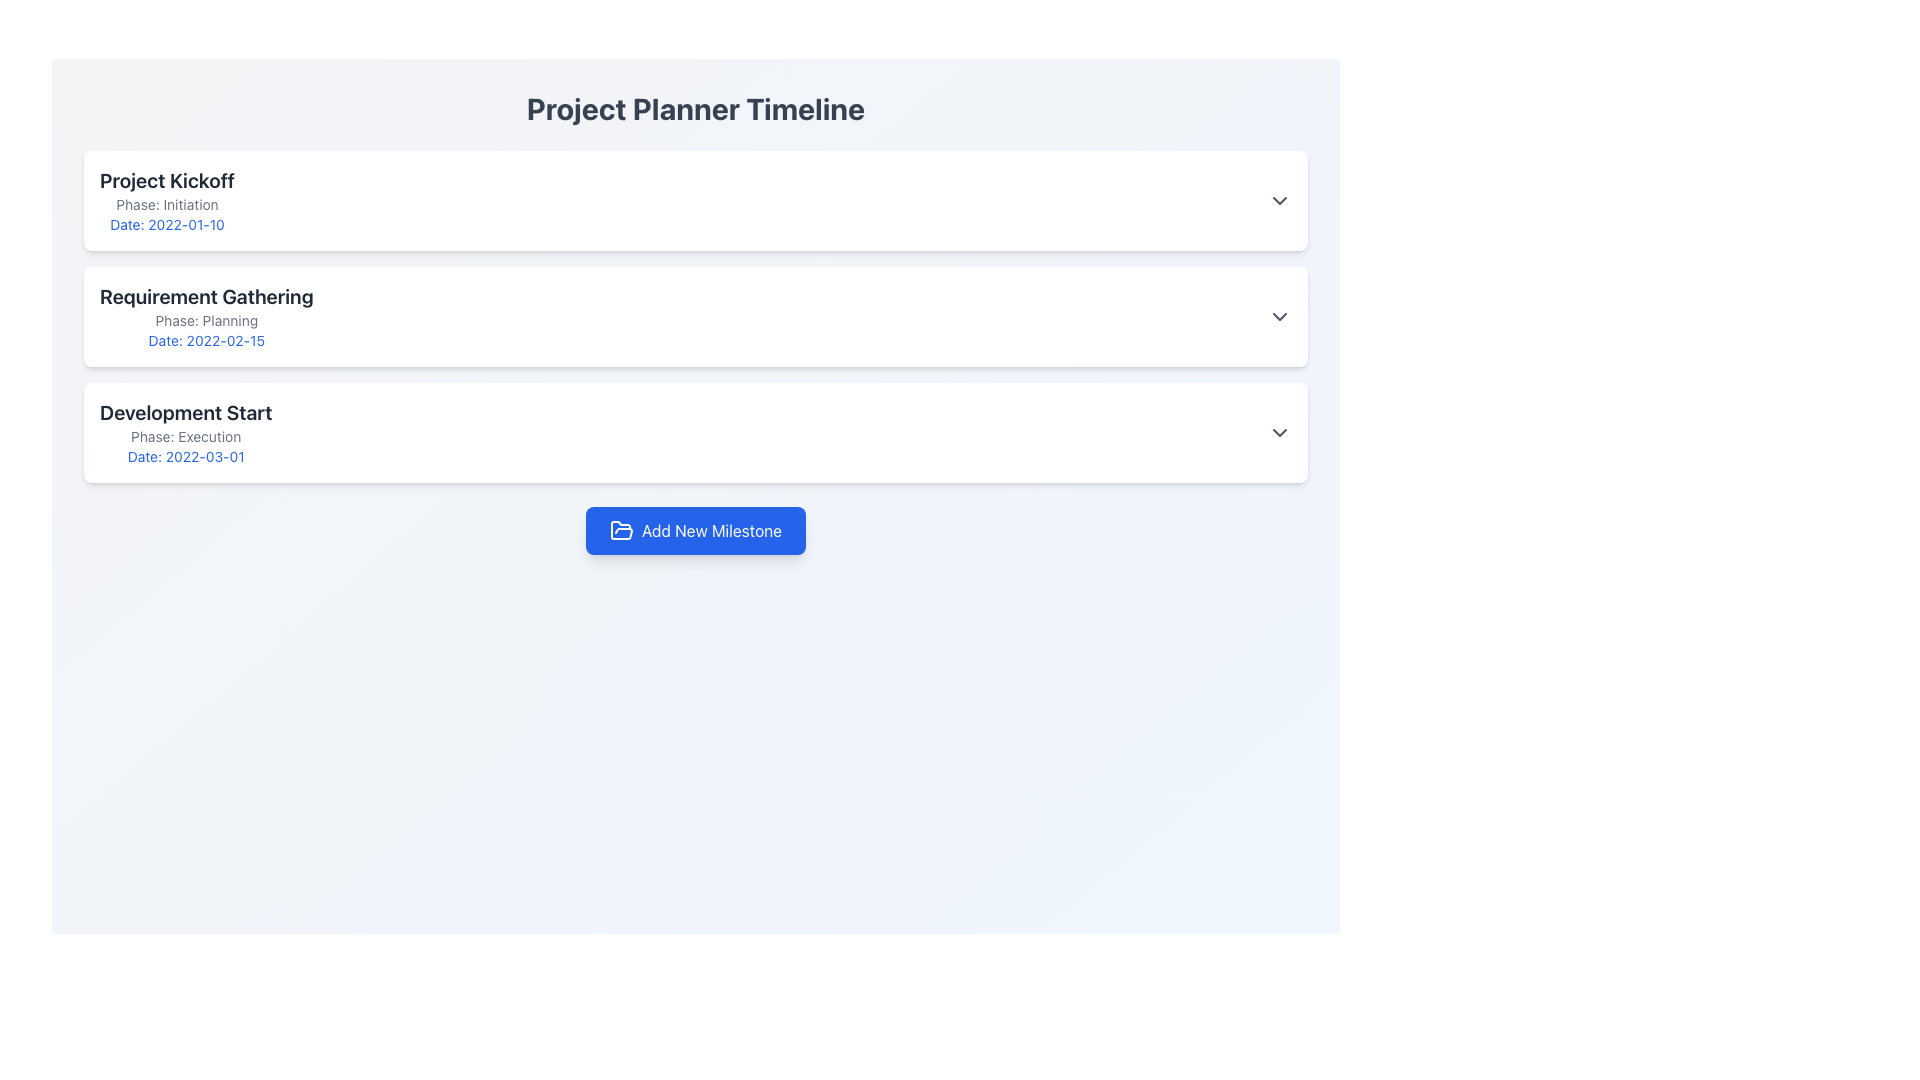 The height and width of the screenshot is (1080, 1920). I want to click on project milestone title displayed as the primary text at the top of the third milestone card, which is part of a vertically stacked list of milestones, so click(186, 411).